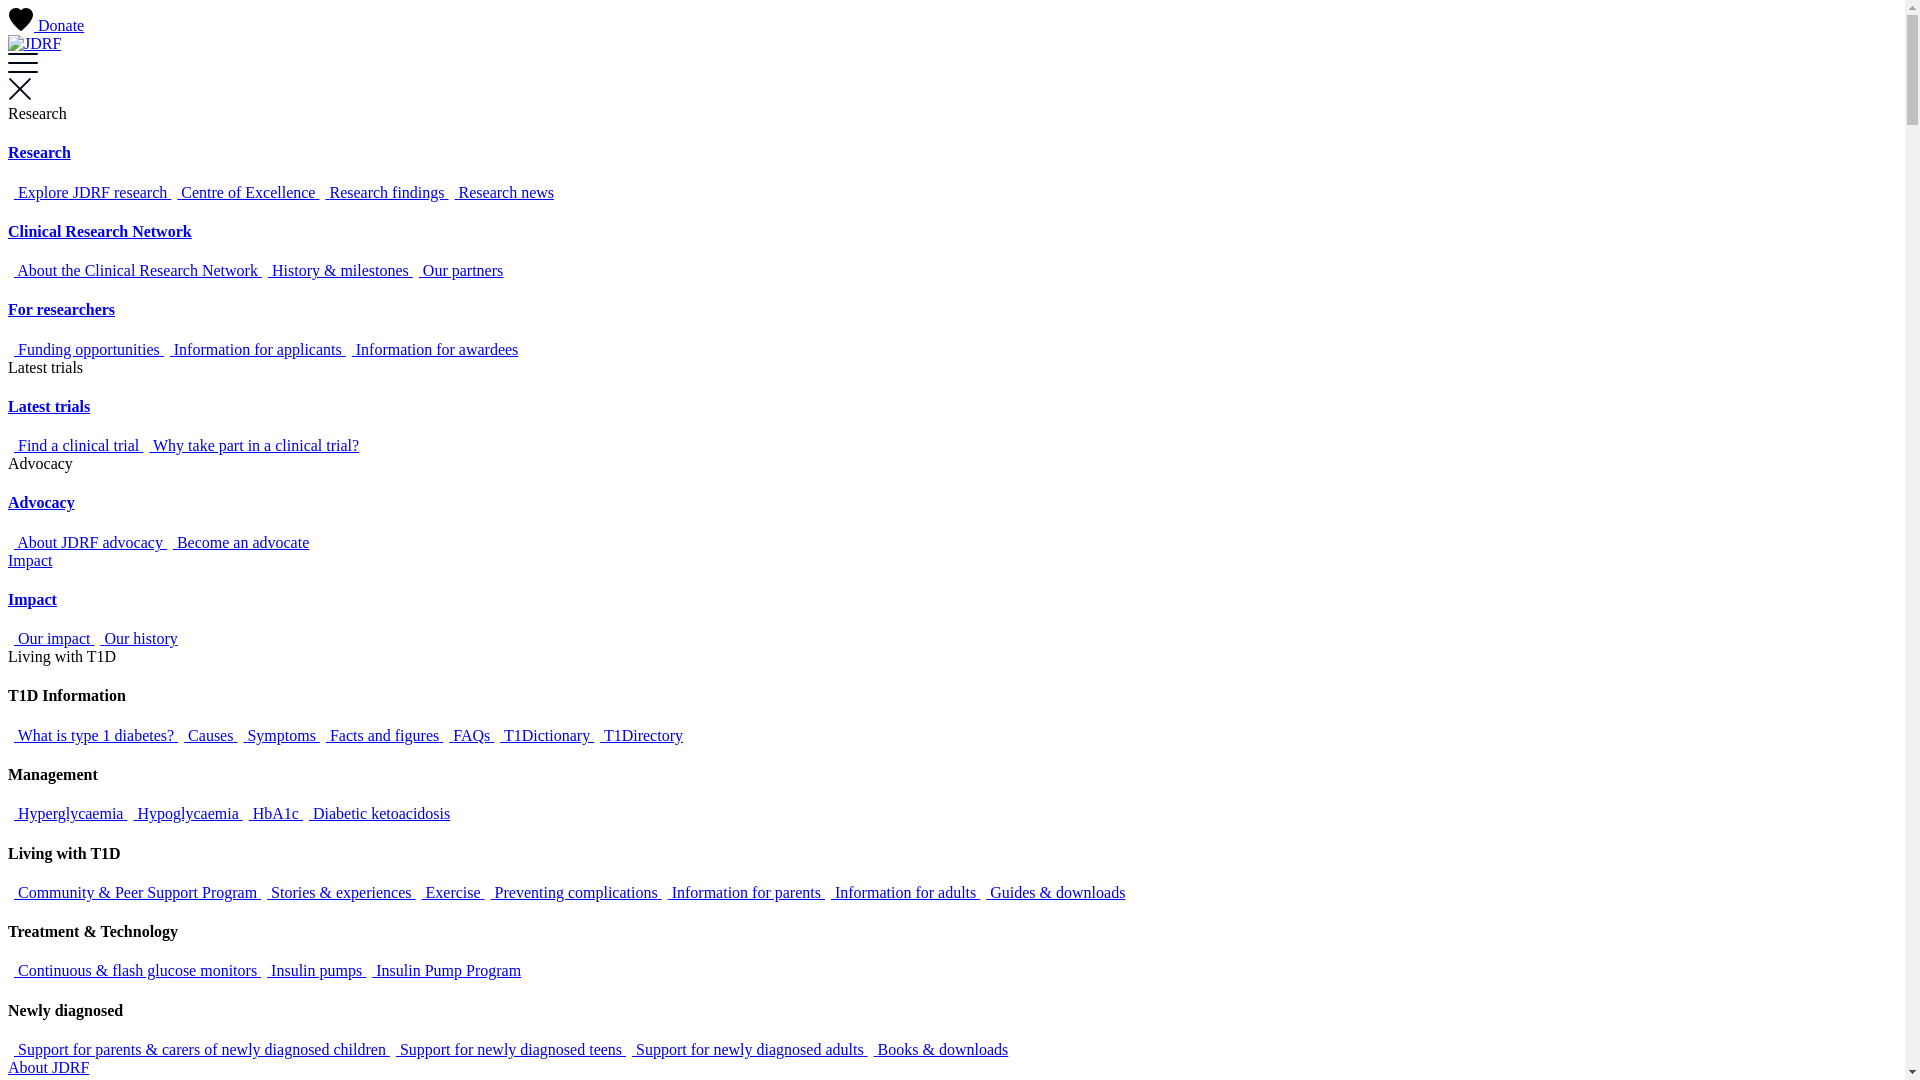  I want to click on 'T1Directory', so click(637, 735).